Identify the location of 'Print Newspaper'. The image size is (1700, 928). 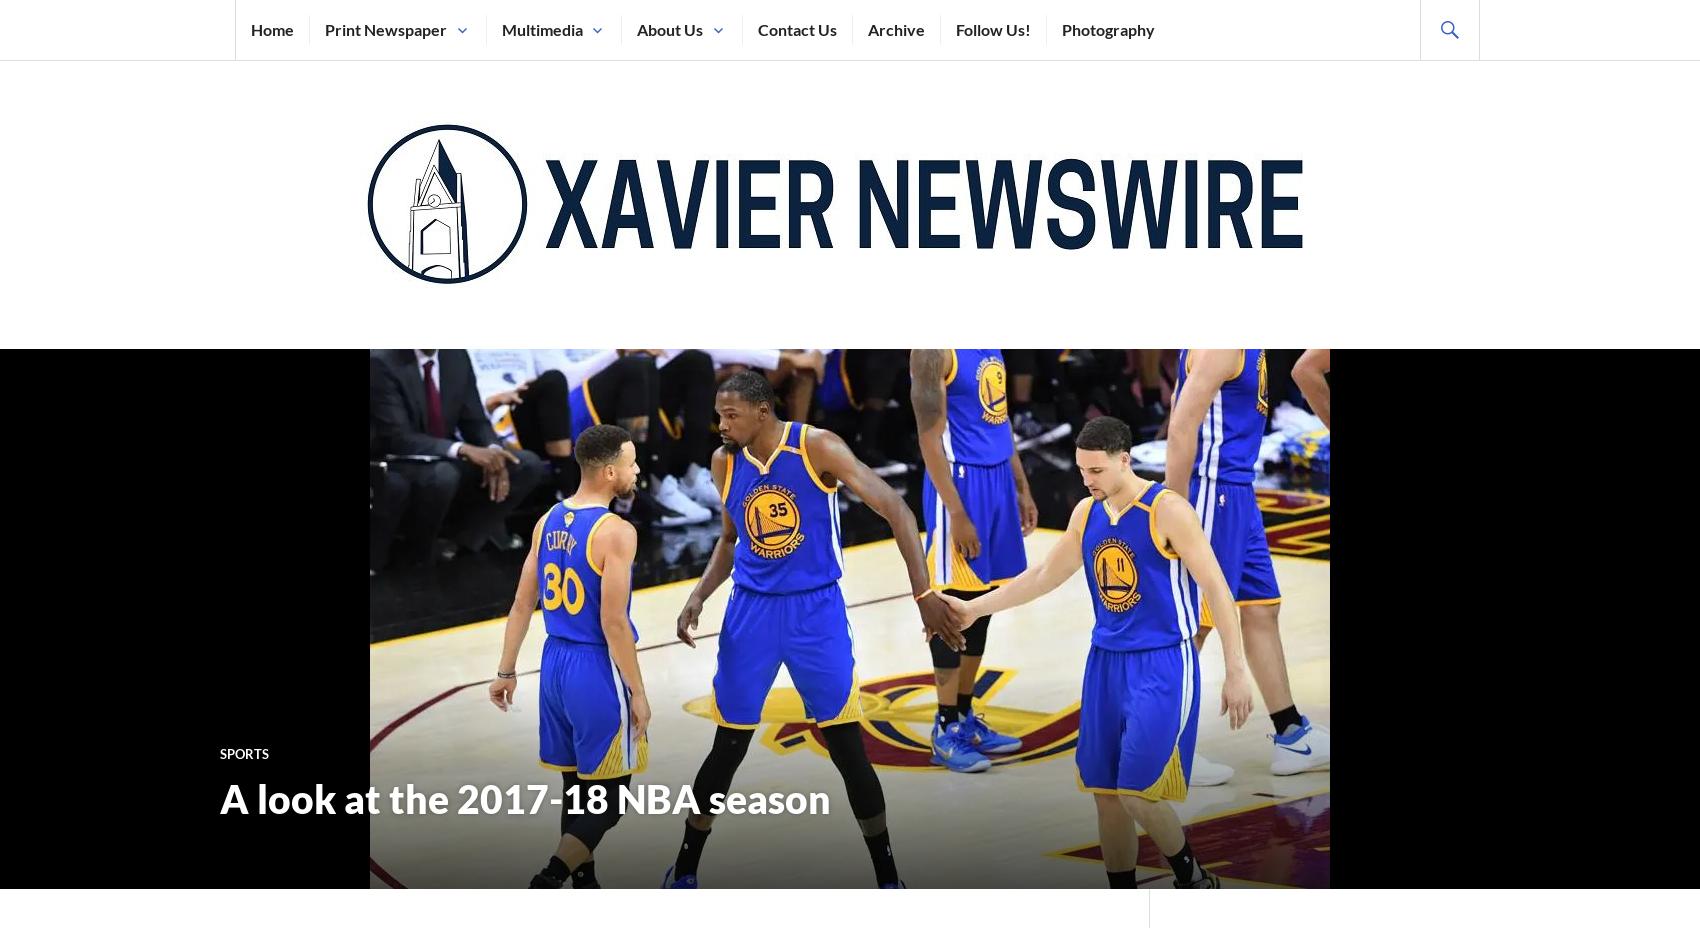
(385, 28).